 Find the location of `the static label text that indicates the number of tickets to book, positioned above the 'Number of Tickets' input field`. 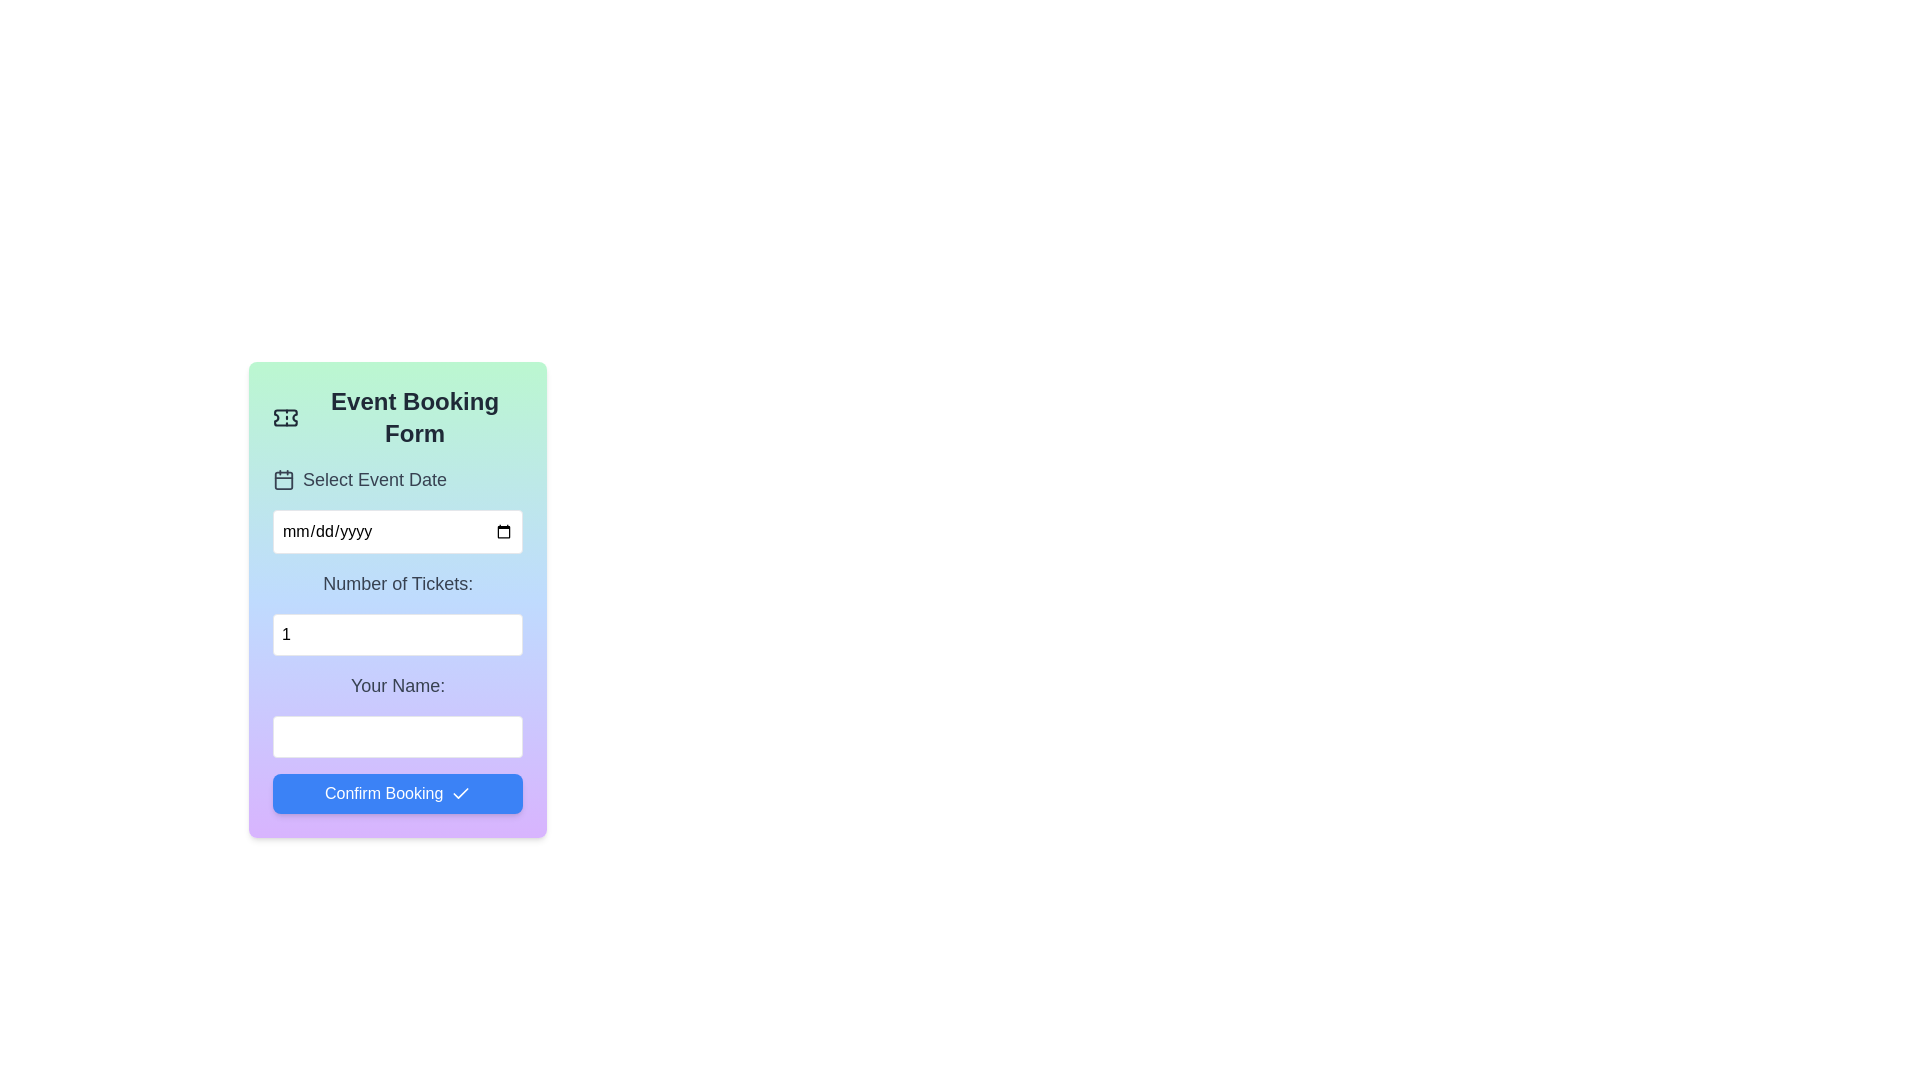

the static label text that indicates the number of tickets to book, positioned above the 'Number of Tickets' input field is located at coordinates (398, 583).